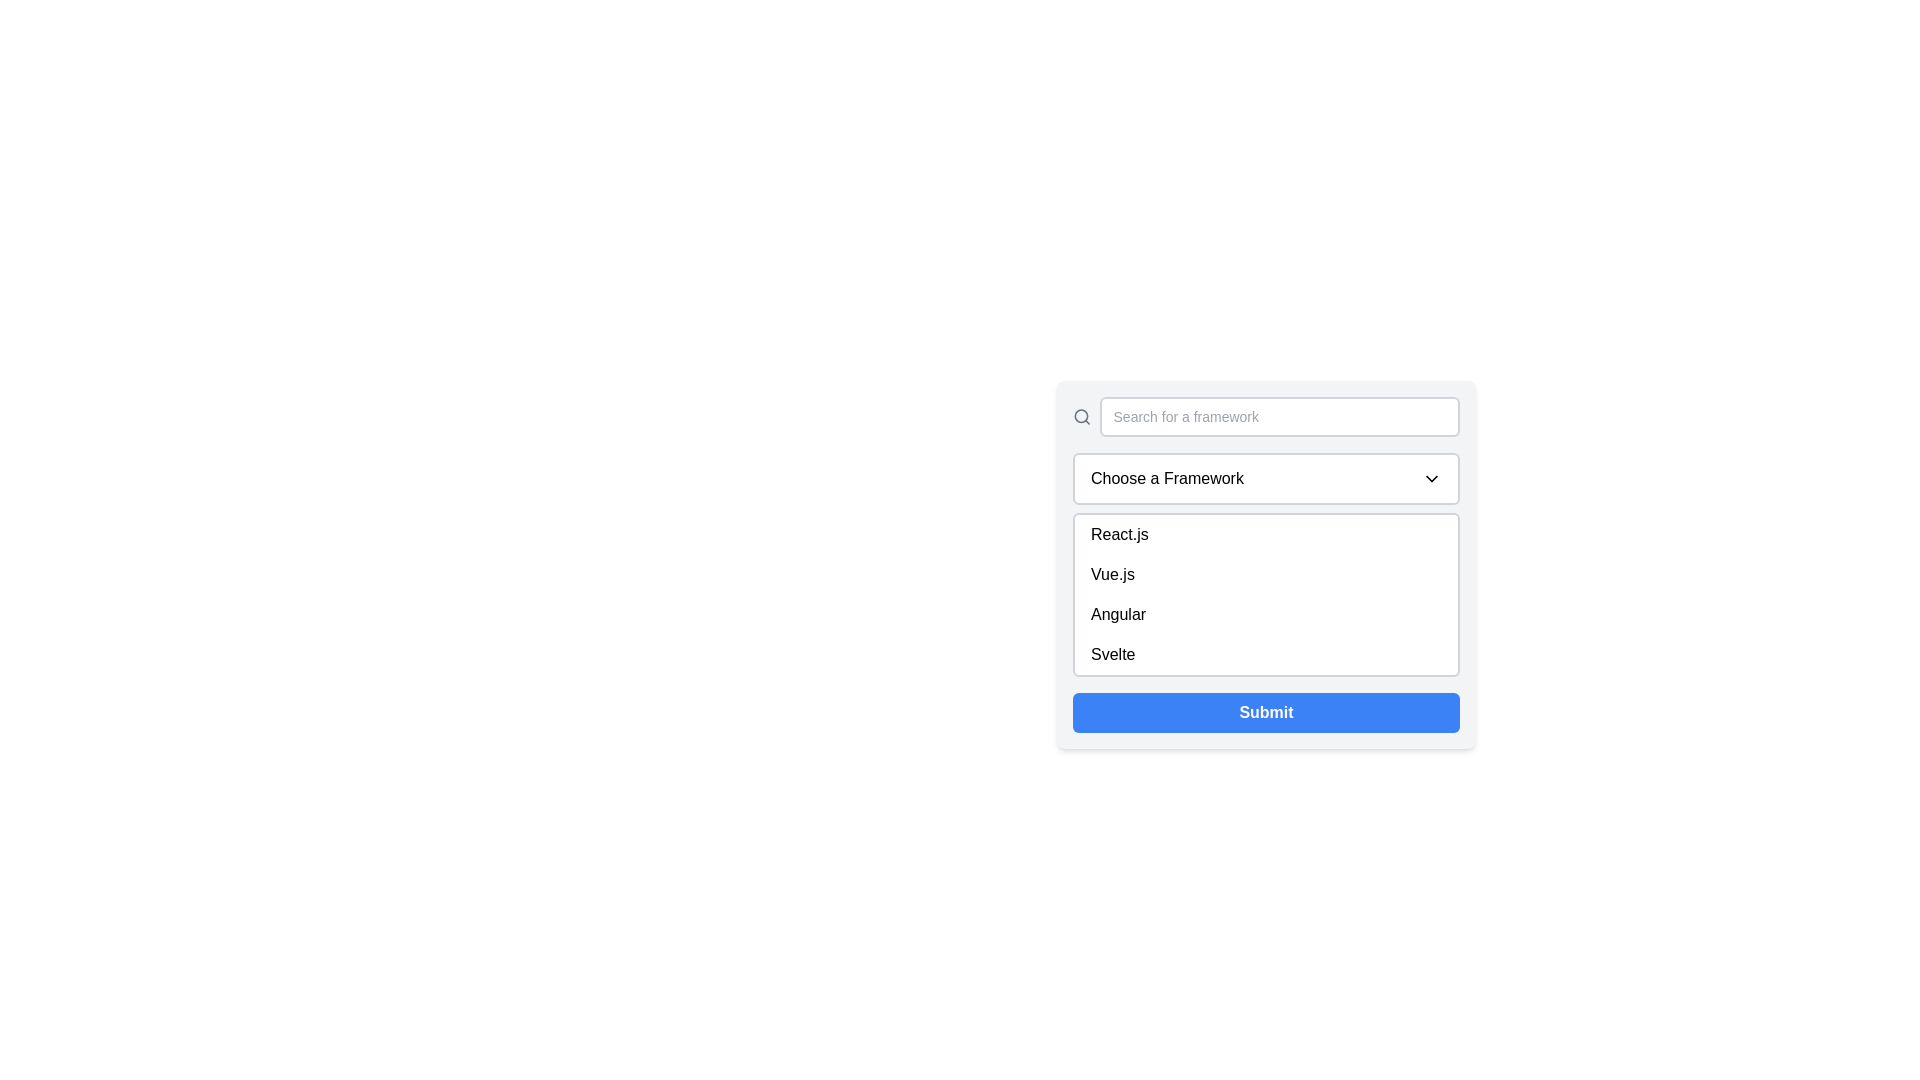 Image resolution: width=1920 pixels, height=1080 pixels. Describe the element at coordinates (1118, 534) in the screenshot. I see `the first item in the dropdown list that sets 'React.js' as the selected framework` at that location.